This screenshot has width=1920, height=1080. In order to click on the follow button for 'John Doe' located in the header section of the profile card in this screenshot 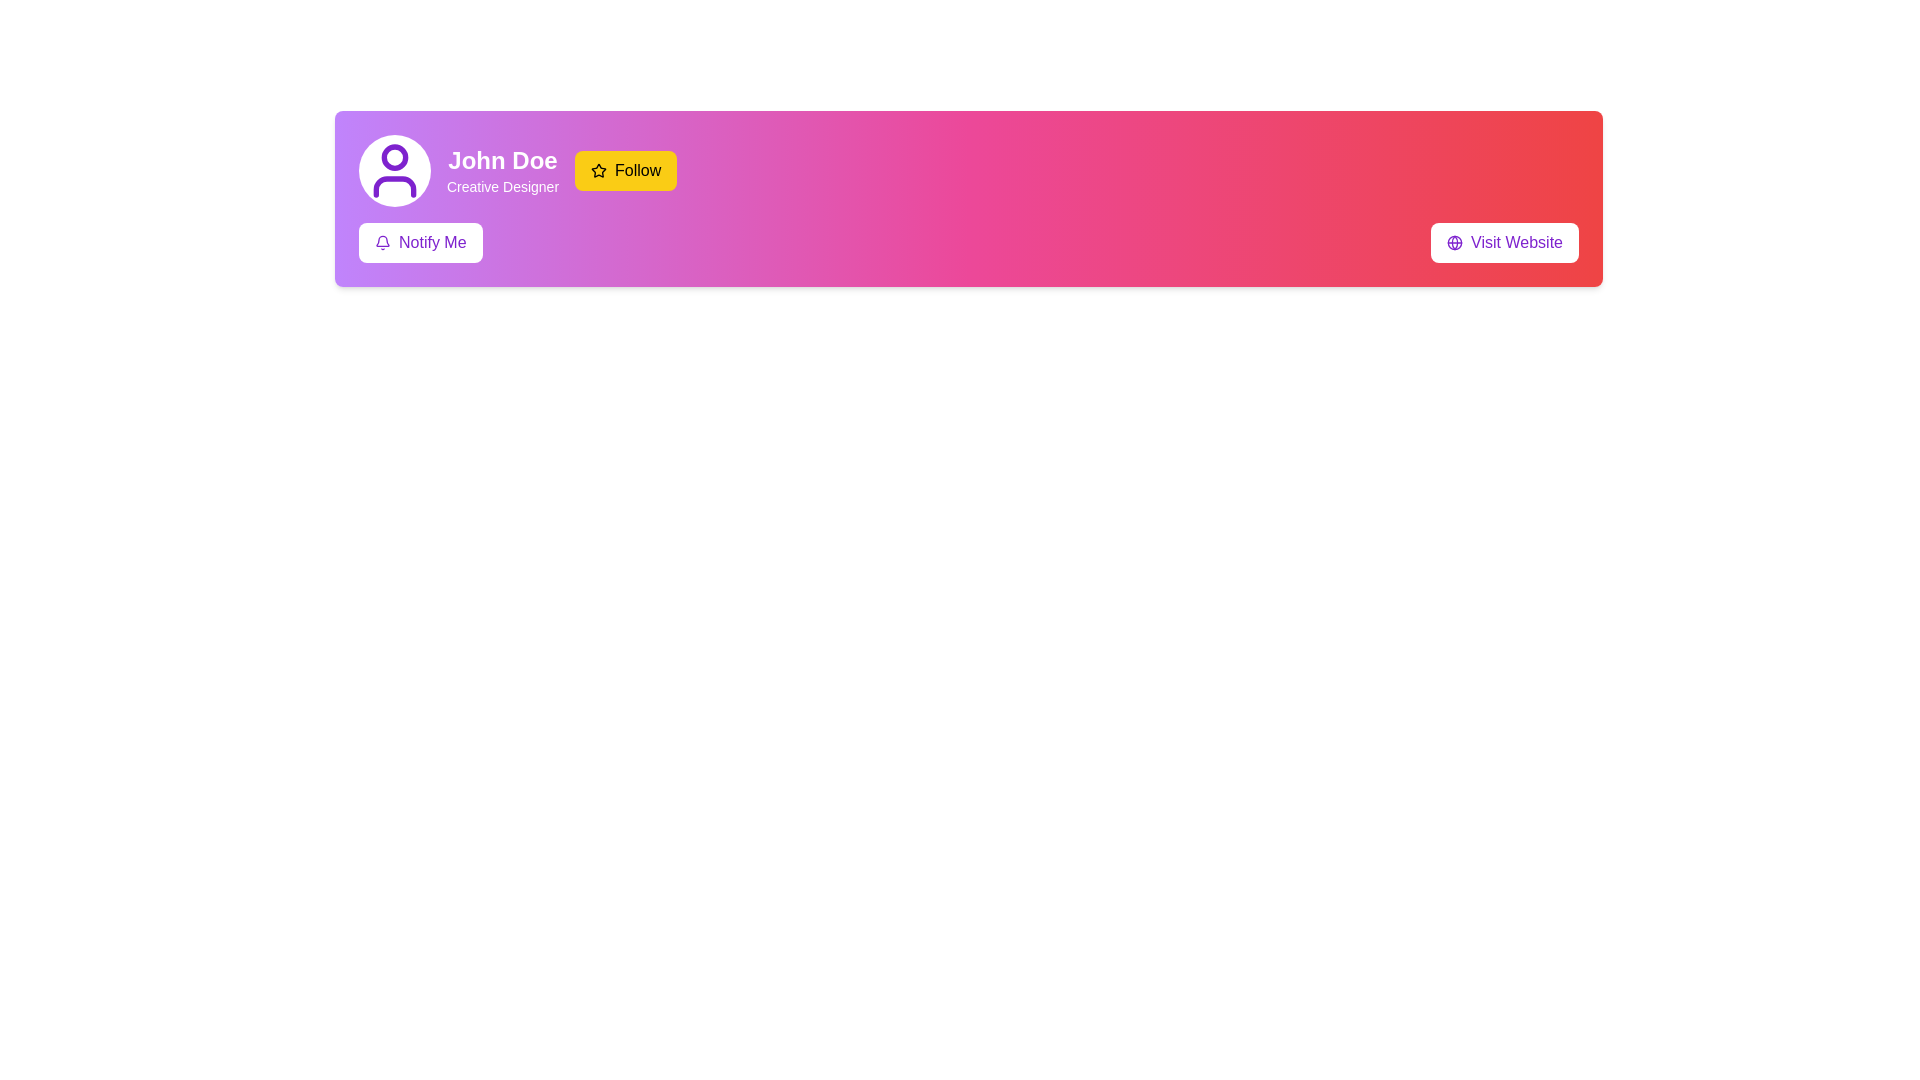, I will do `click(625, 169)`.